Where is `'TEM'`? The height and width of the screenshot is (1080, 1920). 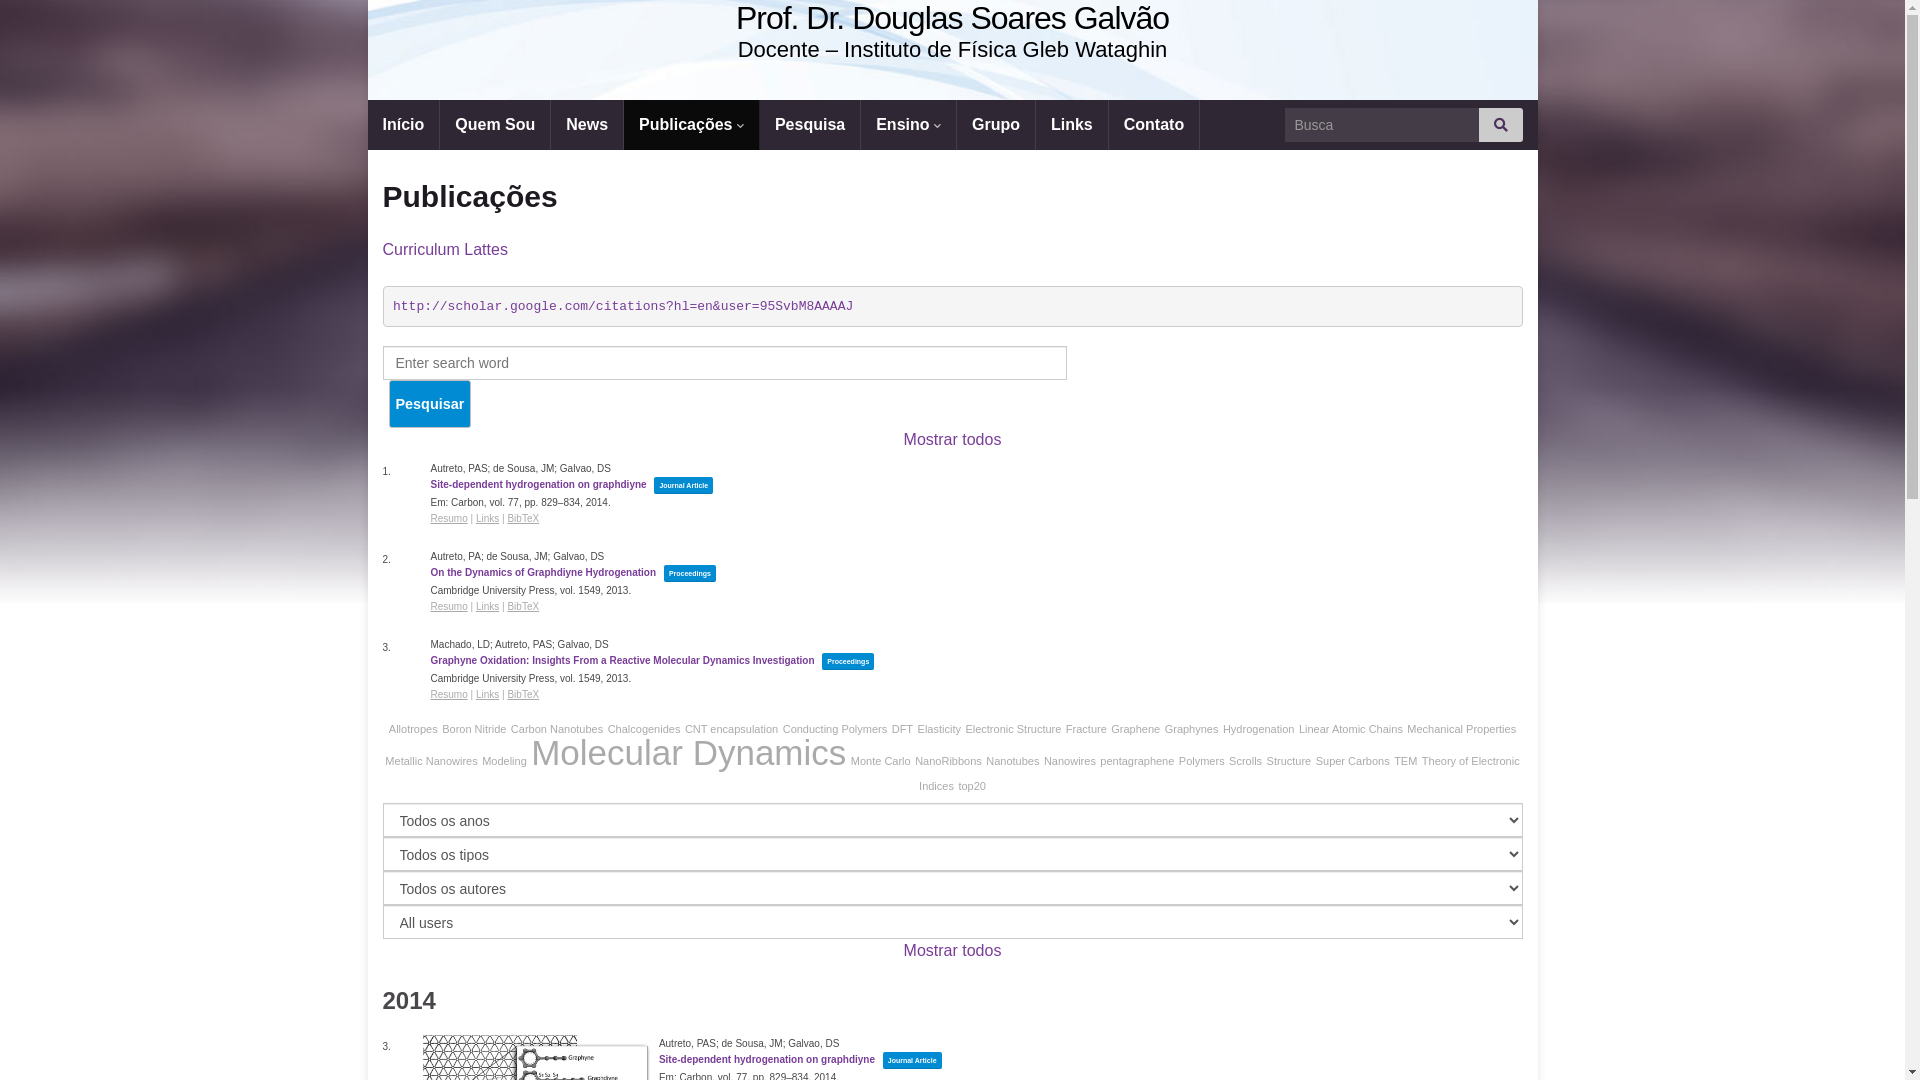
'TEM' is located at coordinates (1404, 760).